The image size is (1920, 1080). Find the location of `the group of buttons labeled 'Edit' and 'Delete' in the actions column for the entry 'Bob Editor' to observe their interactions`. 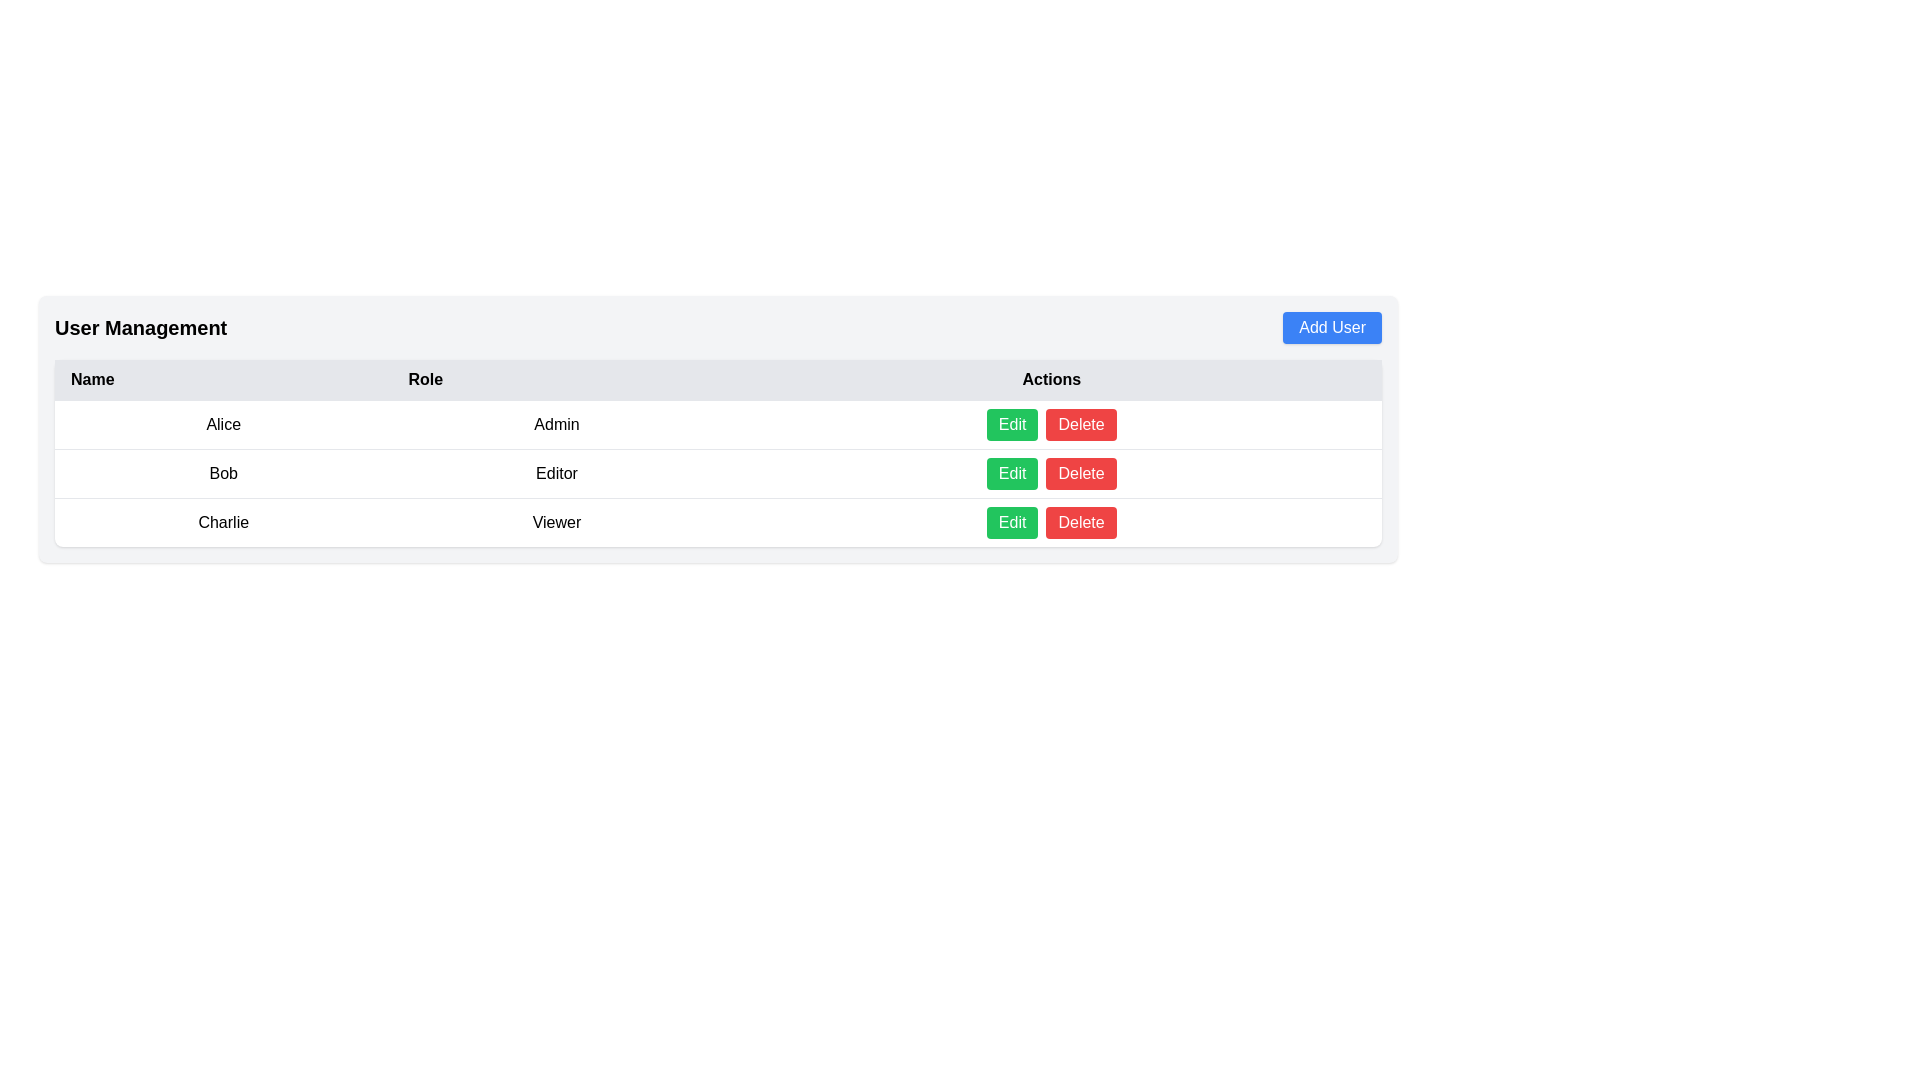

the group of buttons labeled 'Edit' and 'Delete' in the actions column for the entry 'Bob Editor' to observe their interactions is located at coordinates (1050, 474).